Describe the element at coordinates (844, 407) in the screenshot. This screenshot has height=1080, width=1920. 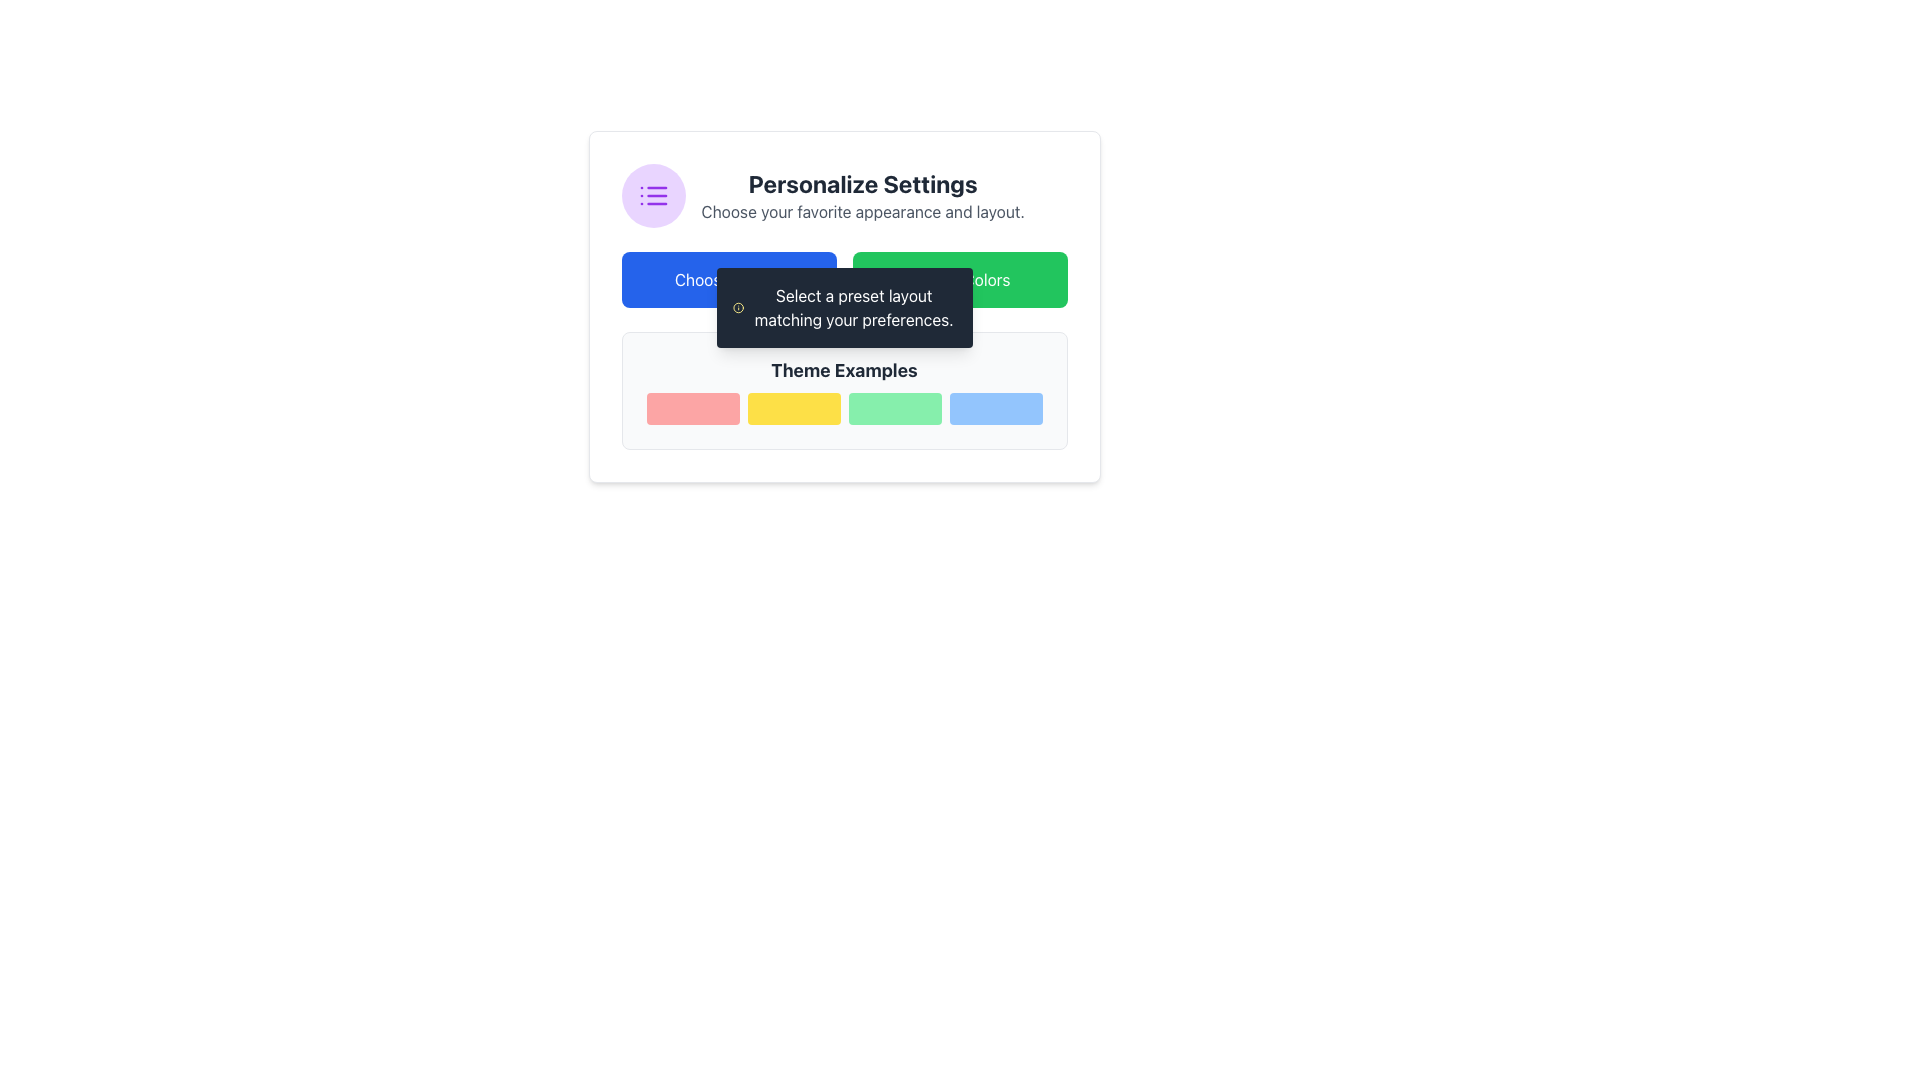
I see `one of the colored sections in the 'Theme Examples' grid layout` at that location.